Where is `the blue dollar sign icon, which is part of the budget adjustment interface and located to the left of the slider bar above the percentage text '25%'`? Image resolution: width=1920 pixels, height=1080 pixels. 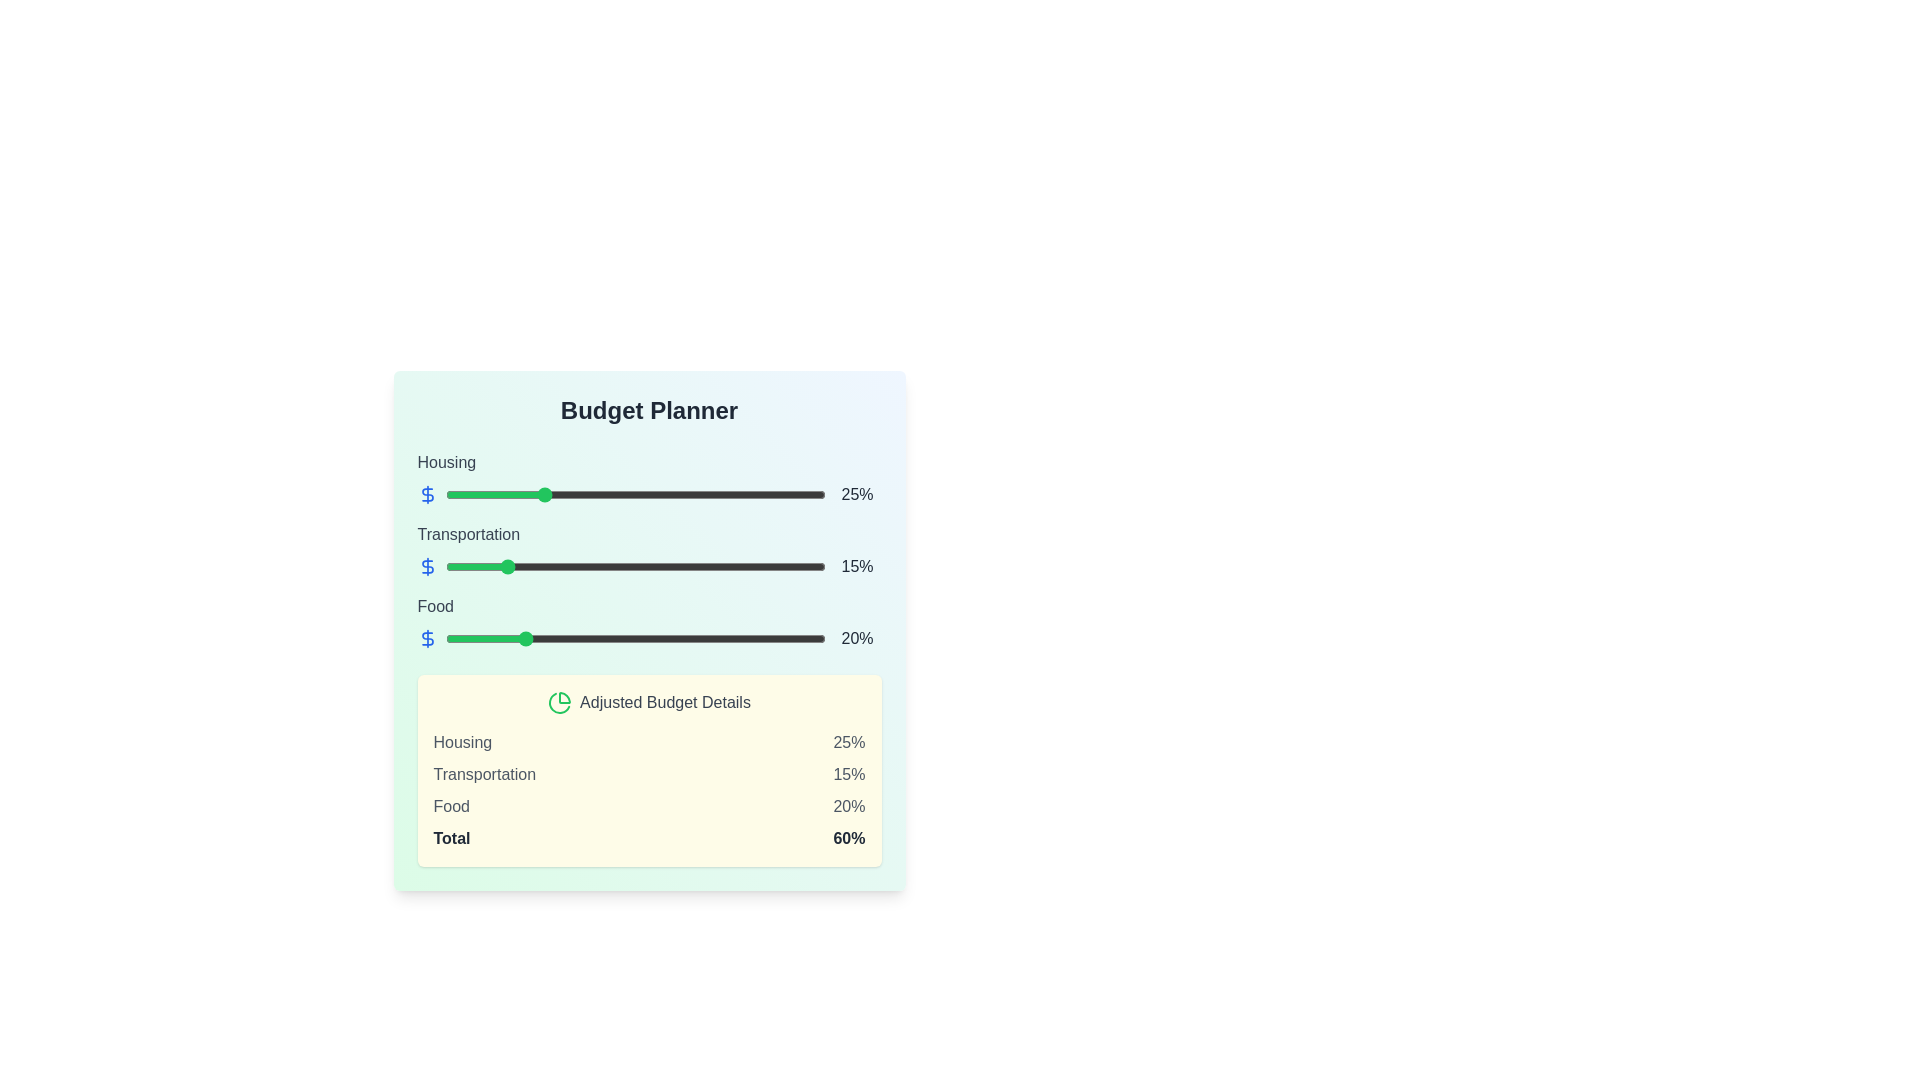
the blue dollar sign icon, which is part of the budget adjustment interface and located to the left of the slider bar above the percentage text '25%' is located at coordinates (426, 494).